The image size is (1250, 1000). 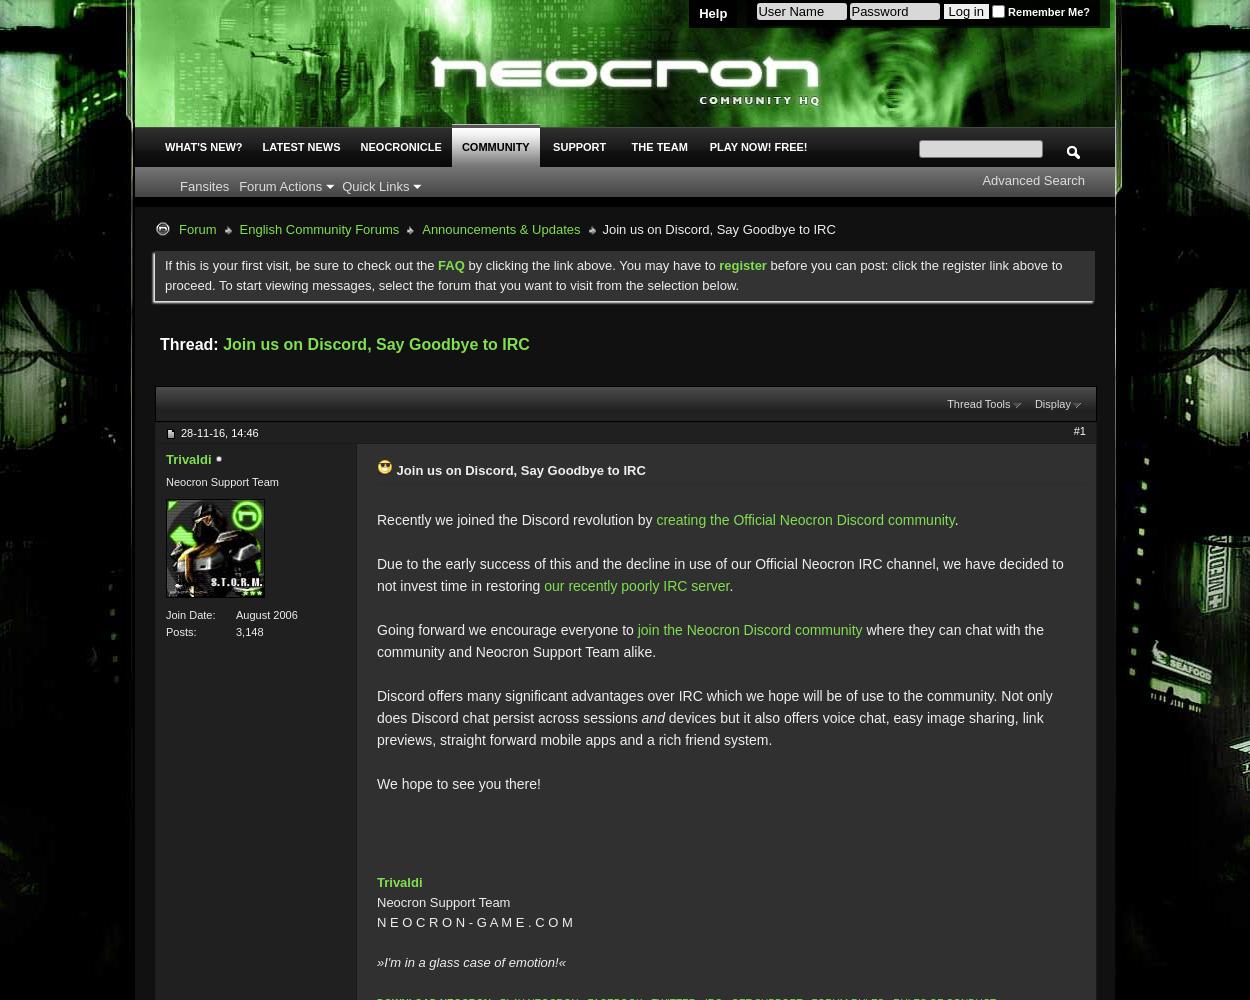 I want to click on 'If this is your first visit, be sure to
		check out the', so click(x=301, y=265).